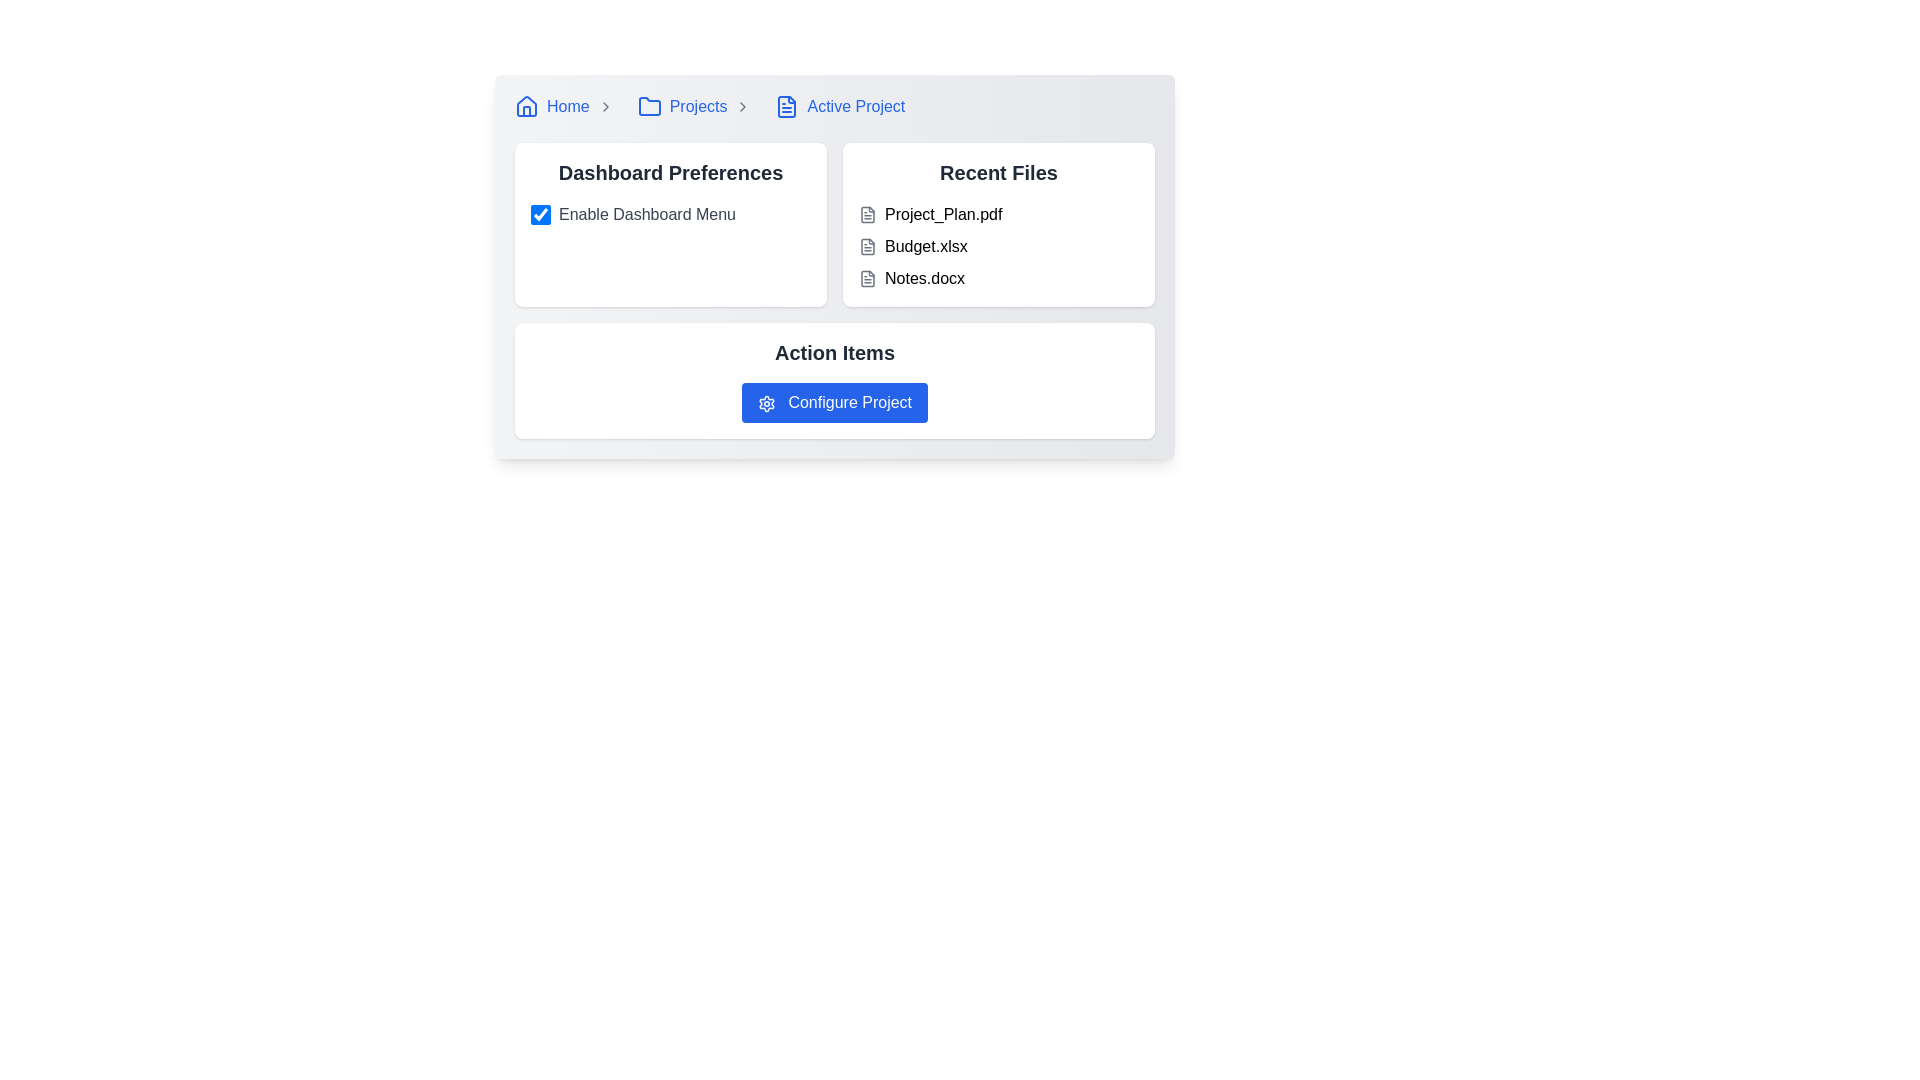 The height and width of the screenshot is (1080, 1920). I want to click on the checkbox located in the 'Dashboard Preferences' section that enables or disables the 'Dashboard Menu' feature, so click(541, 215).